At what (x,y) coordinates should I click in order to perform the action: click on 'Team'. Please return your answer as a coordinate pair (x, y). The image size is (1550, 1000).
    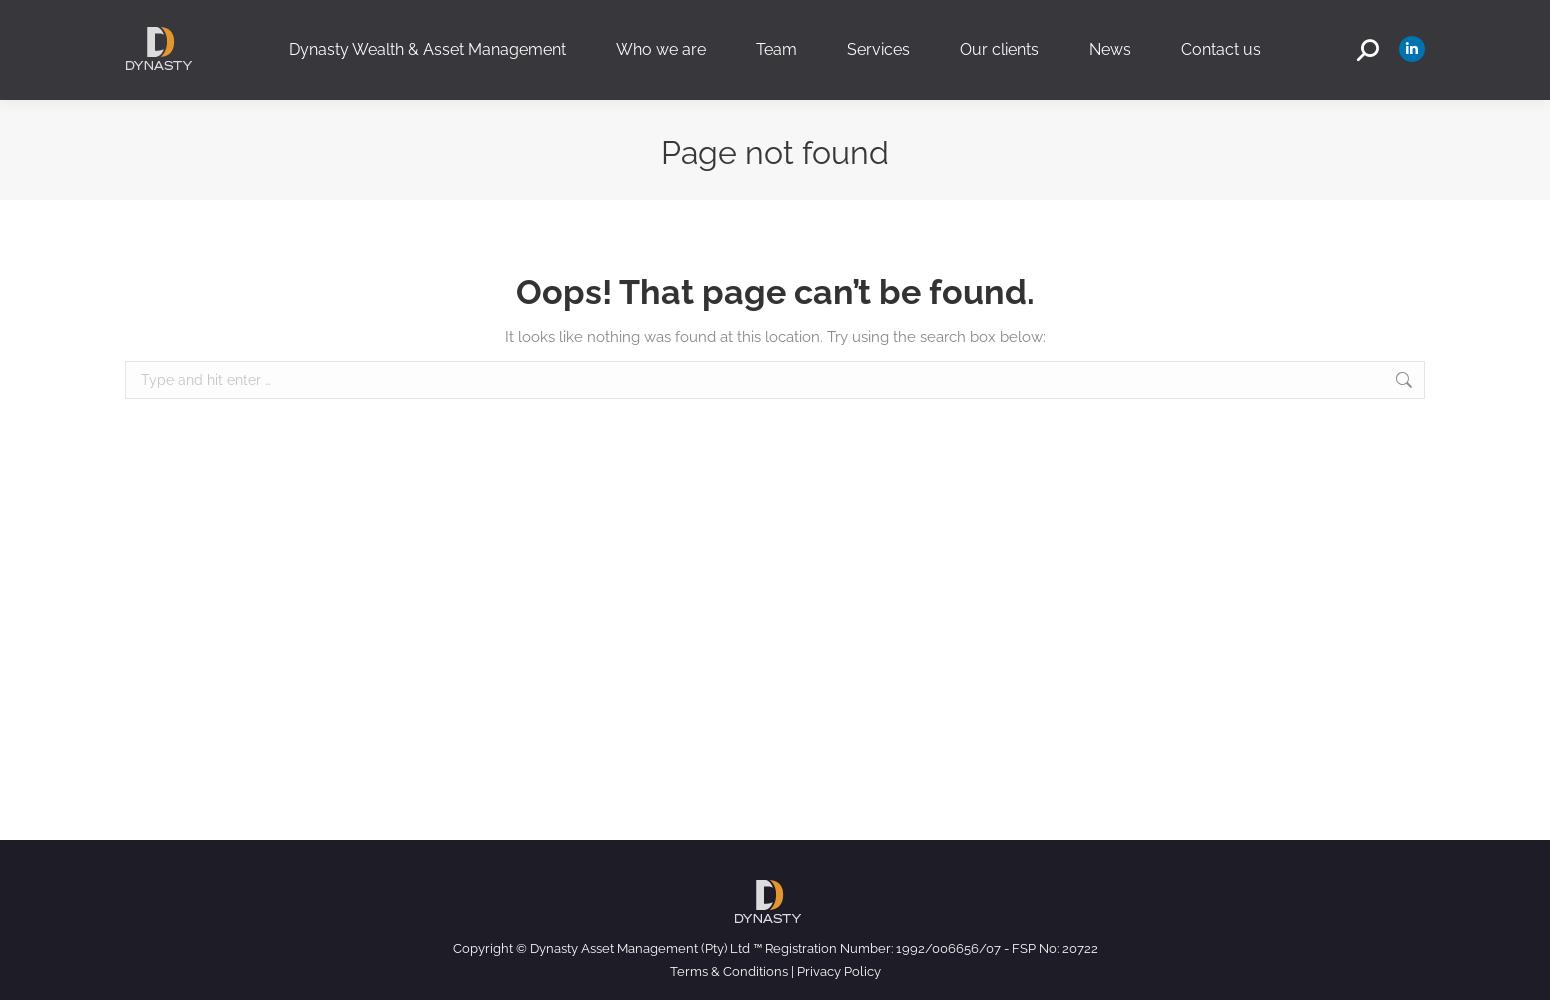
    Looking at the image, I should click on (775, 49).